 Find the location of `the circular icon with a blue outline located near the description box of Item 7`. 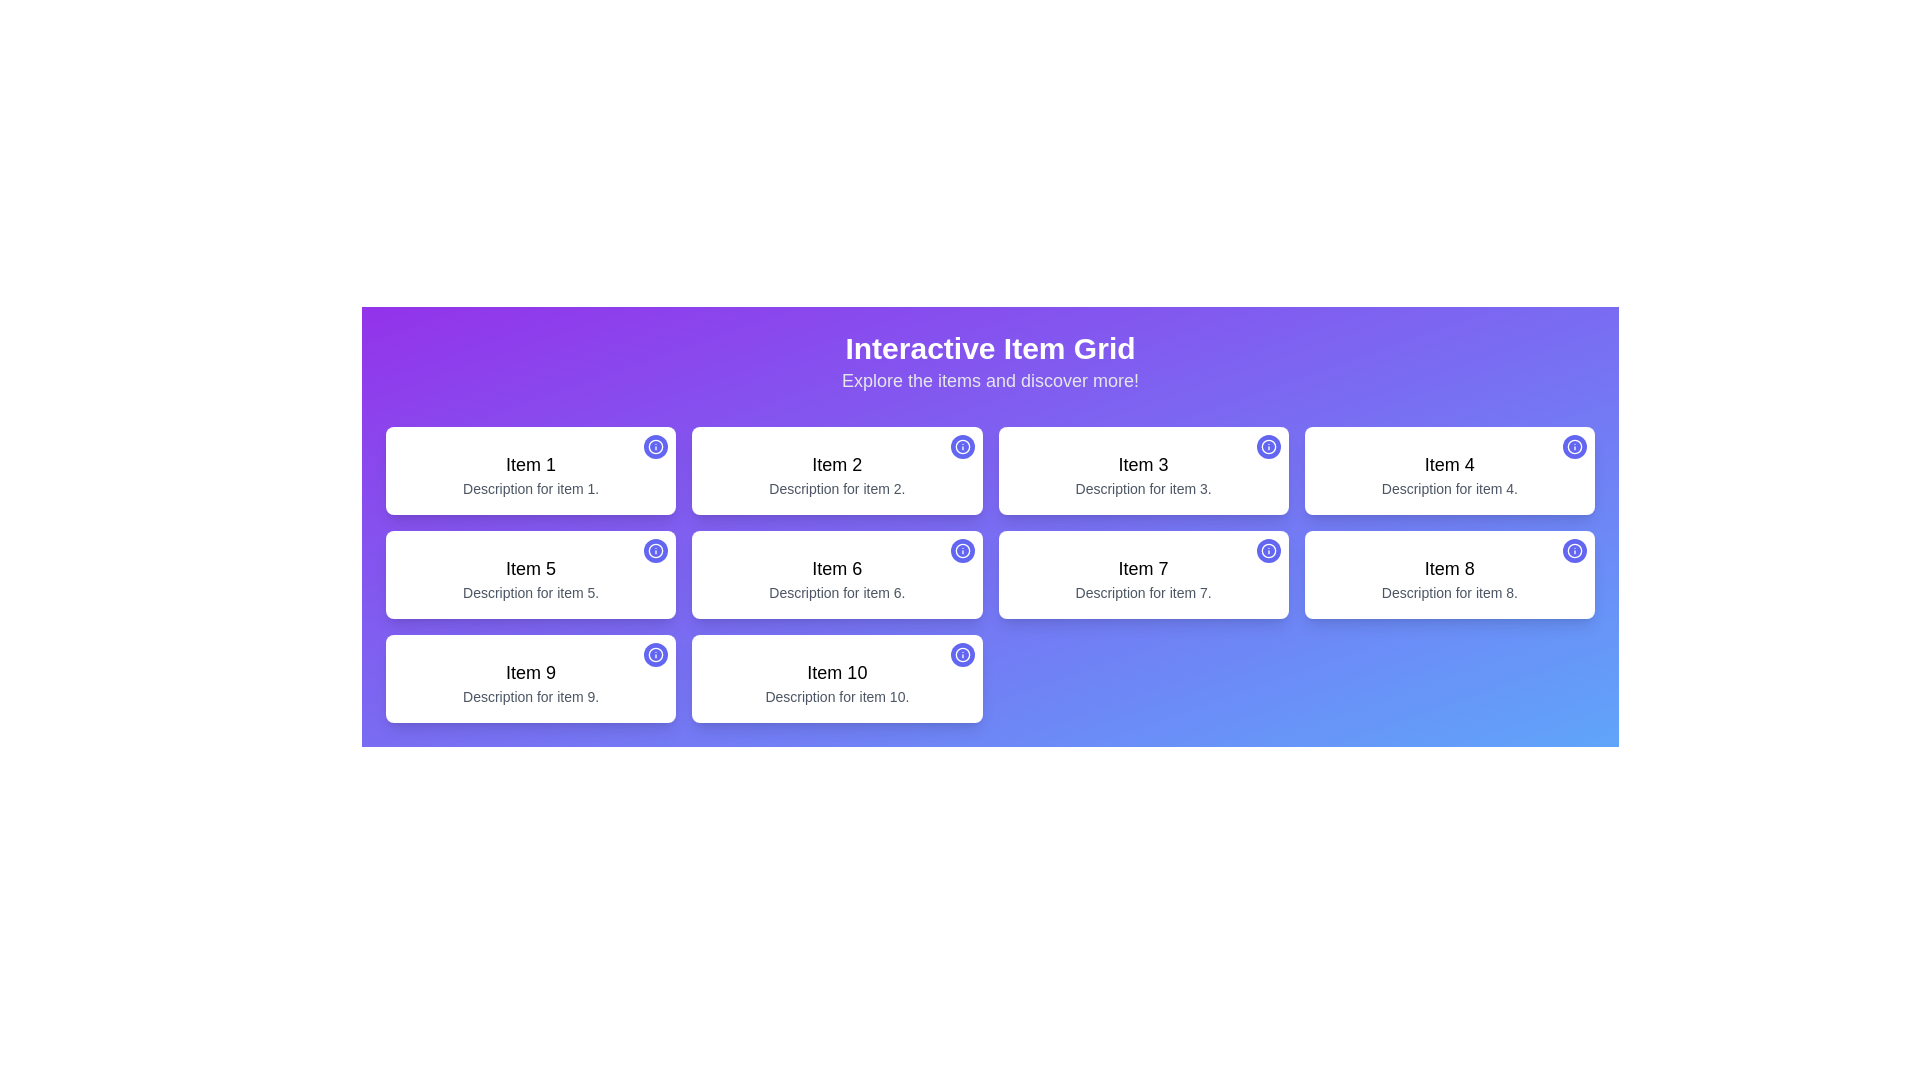

the circular icon with a blue outline located near the description box of Item 7 is located at coordinates (1267, 551).